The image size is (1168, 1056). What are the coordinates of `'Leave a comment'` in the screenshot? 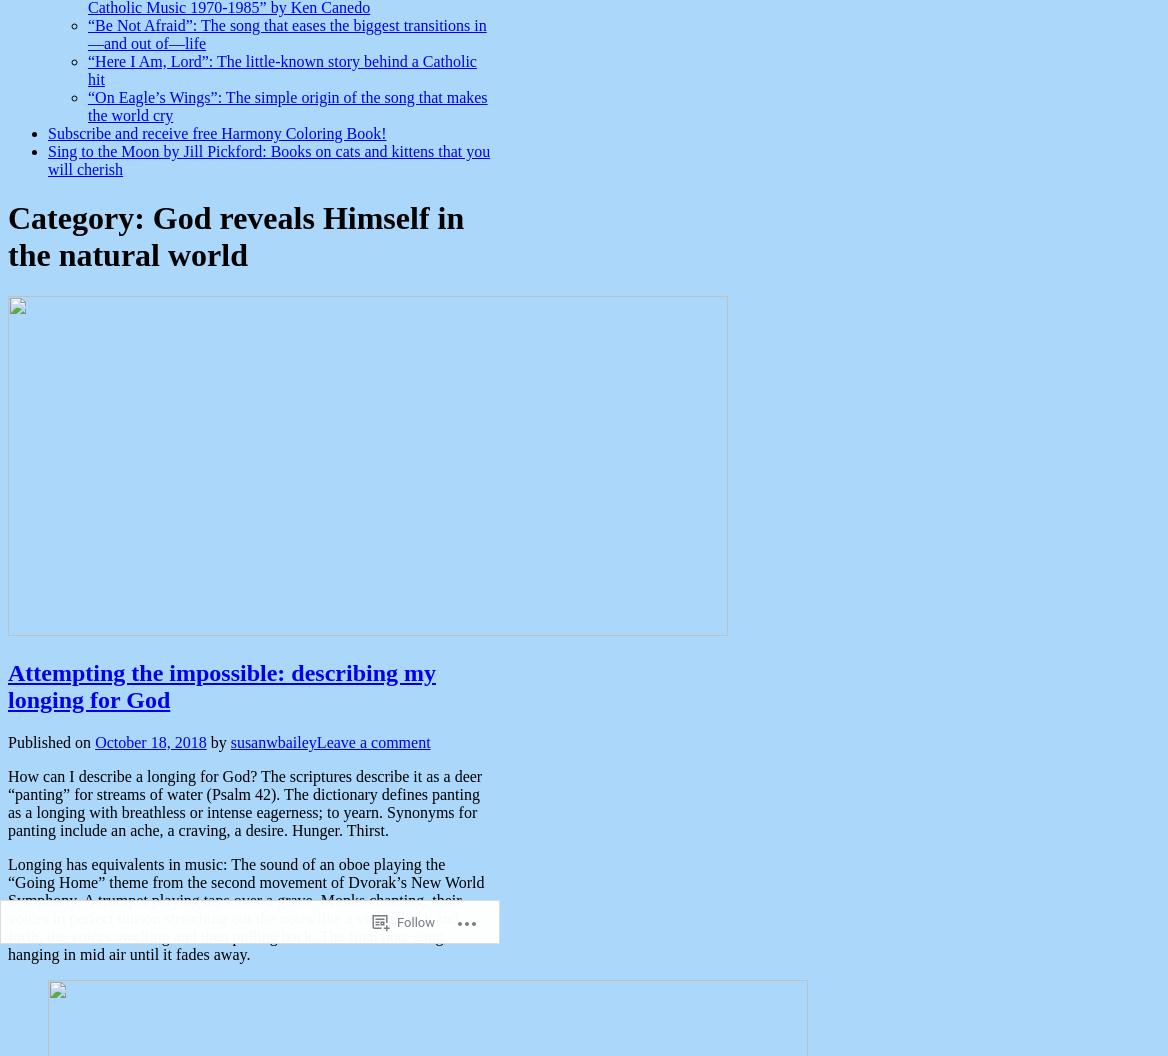 It's located at (371, 740).